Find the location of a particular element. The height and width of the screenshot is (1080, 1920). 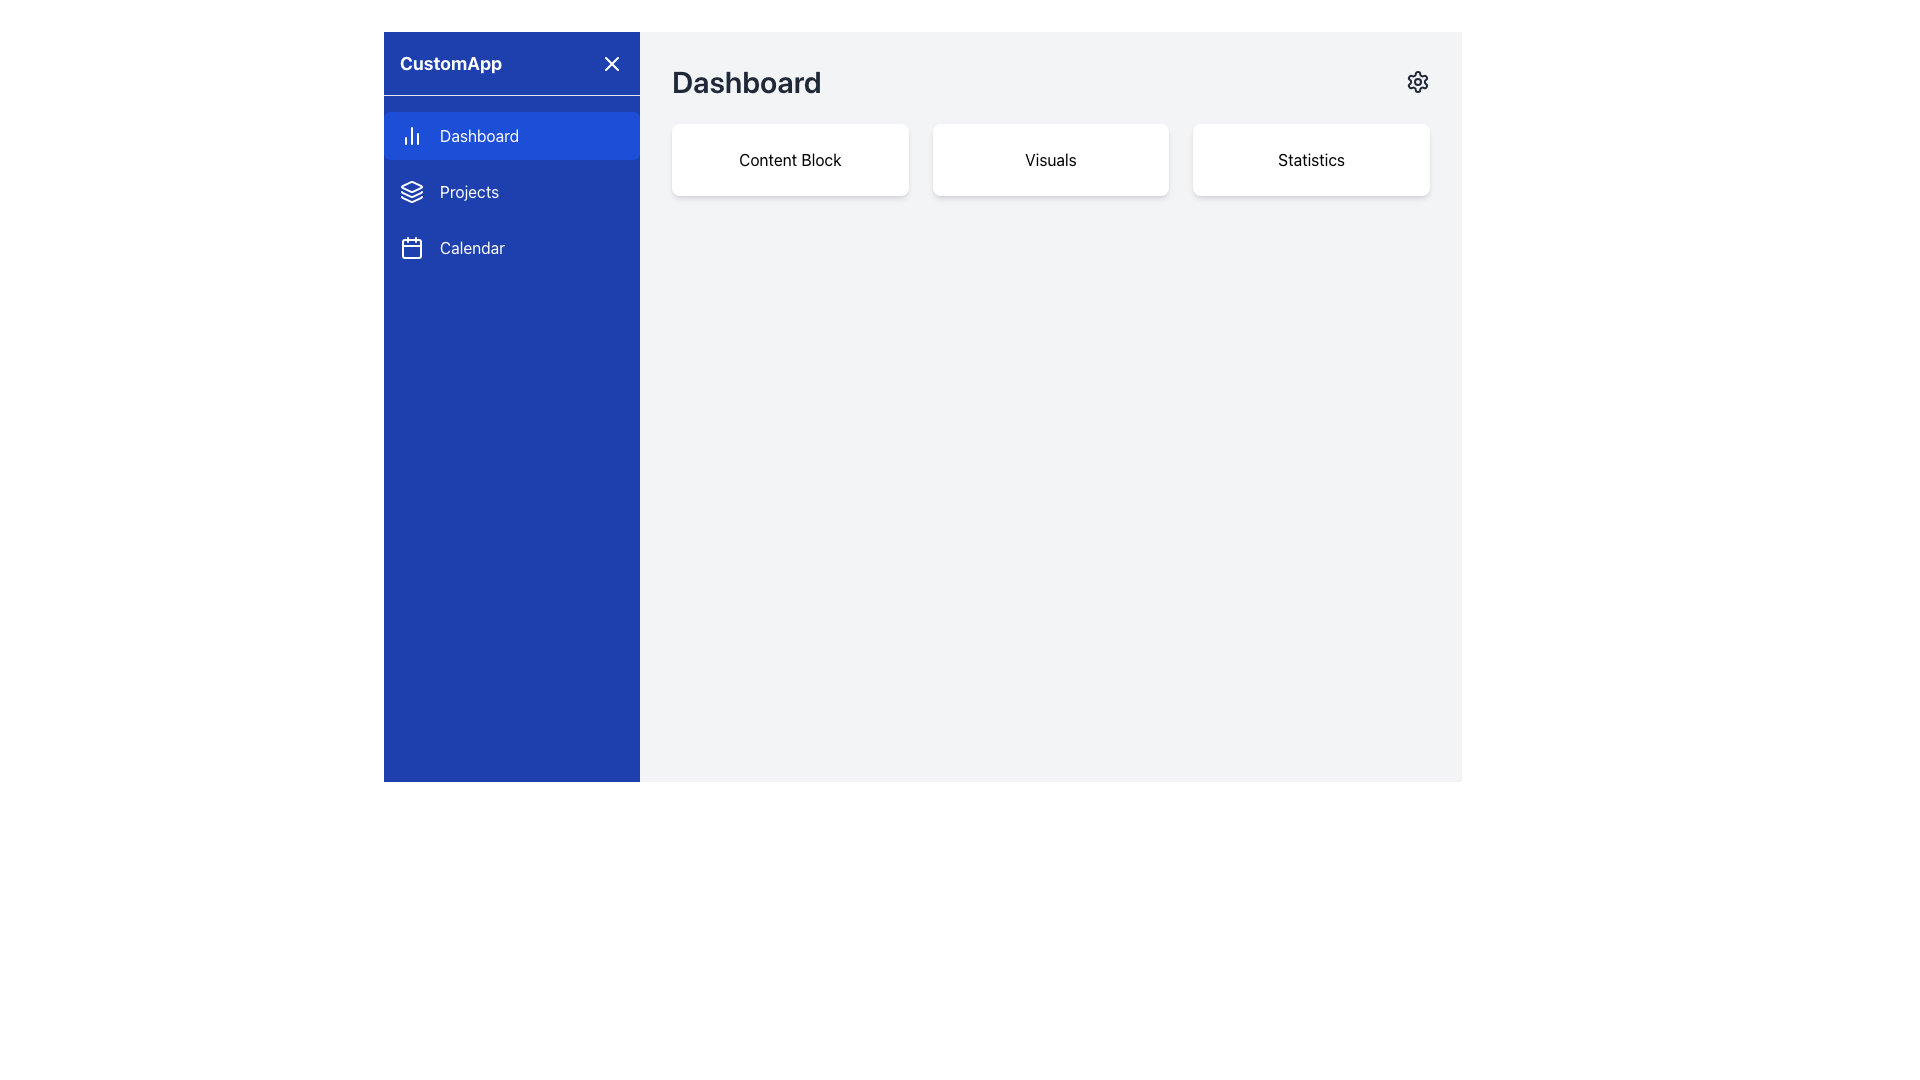

the stack icon representing the 'Projects' menu item in the sidebar, located to the left of the 'Projects' label is located at coordinates (411, 192).